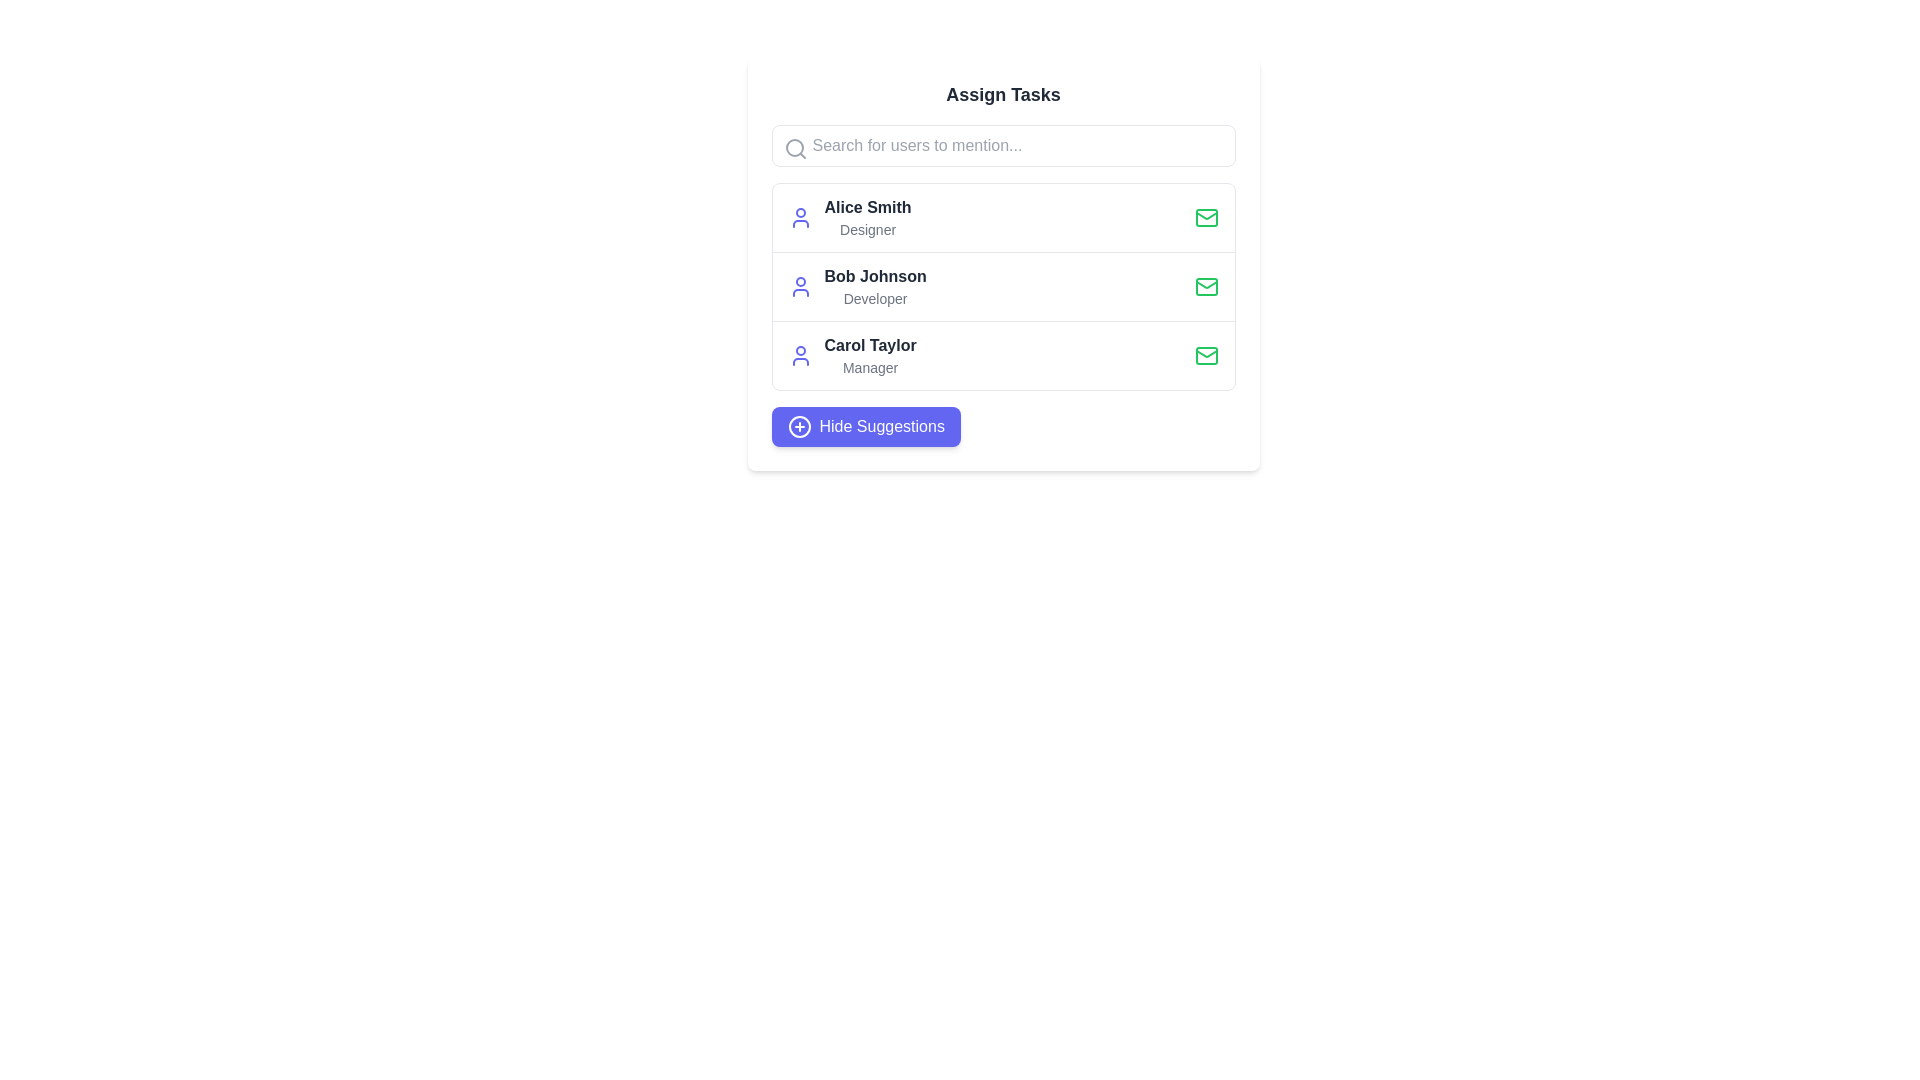 The image size is (1920, 1080). Describe the element at coordinates (1205, 218) in the screenshot. I see `green mail envelope icon representing 'Bob Johnson', located in the rightmost position of the second row in a vertically aligned user list` at that location.